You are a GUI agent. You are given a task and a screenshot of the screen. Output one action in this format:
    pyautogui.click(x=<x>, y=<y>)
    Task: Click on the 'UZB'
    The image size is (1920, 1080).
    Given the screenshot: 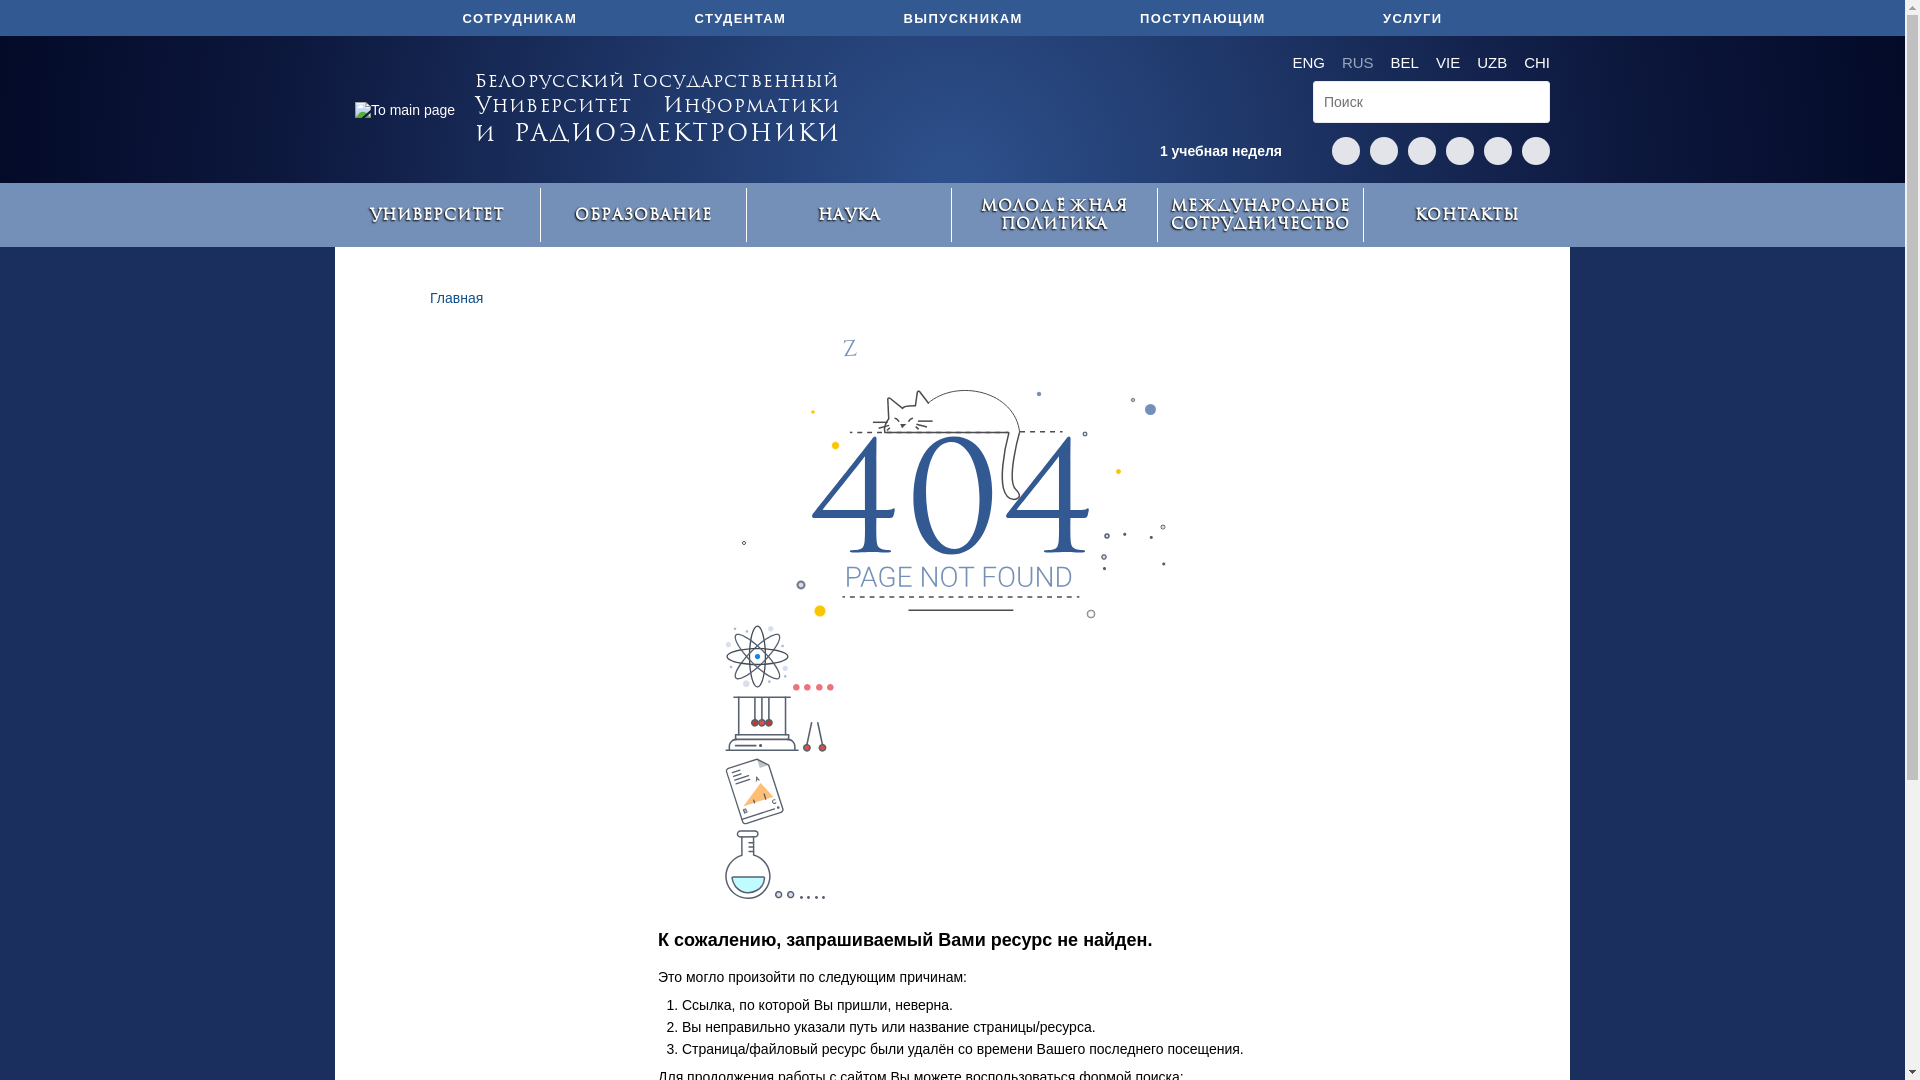 What is the action you would take?
    pyautogui.click(x=1492, y=61)
    